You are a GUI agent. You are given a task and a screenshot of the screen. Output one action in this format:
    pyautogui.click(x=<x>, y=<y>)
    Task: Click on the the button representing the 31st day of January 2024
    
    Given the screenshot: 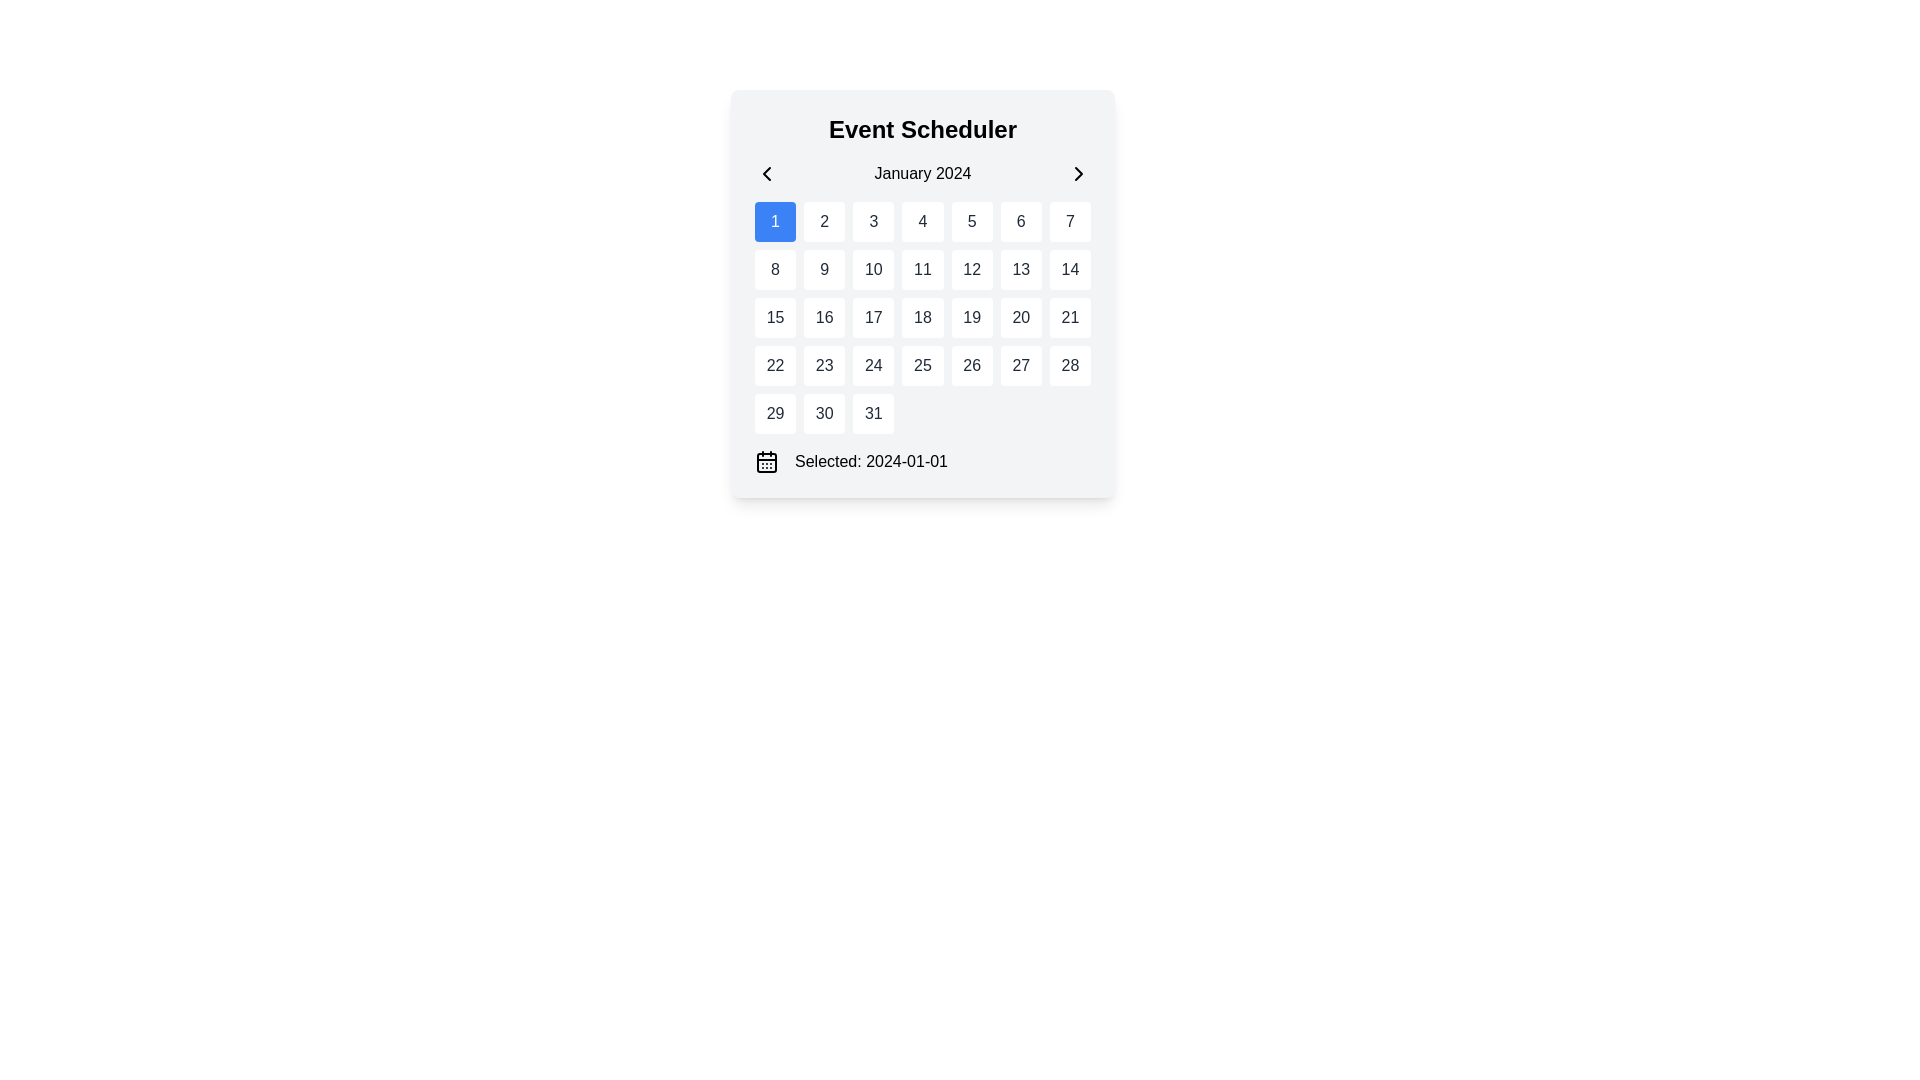 What is the action you would take?
    pyautogui.click(x=873, y=412)
    